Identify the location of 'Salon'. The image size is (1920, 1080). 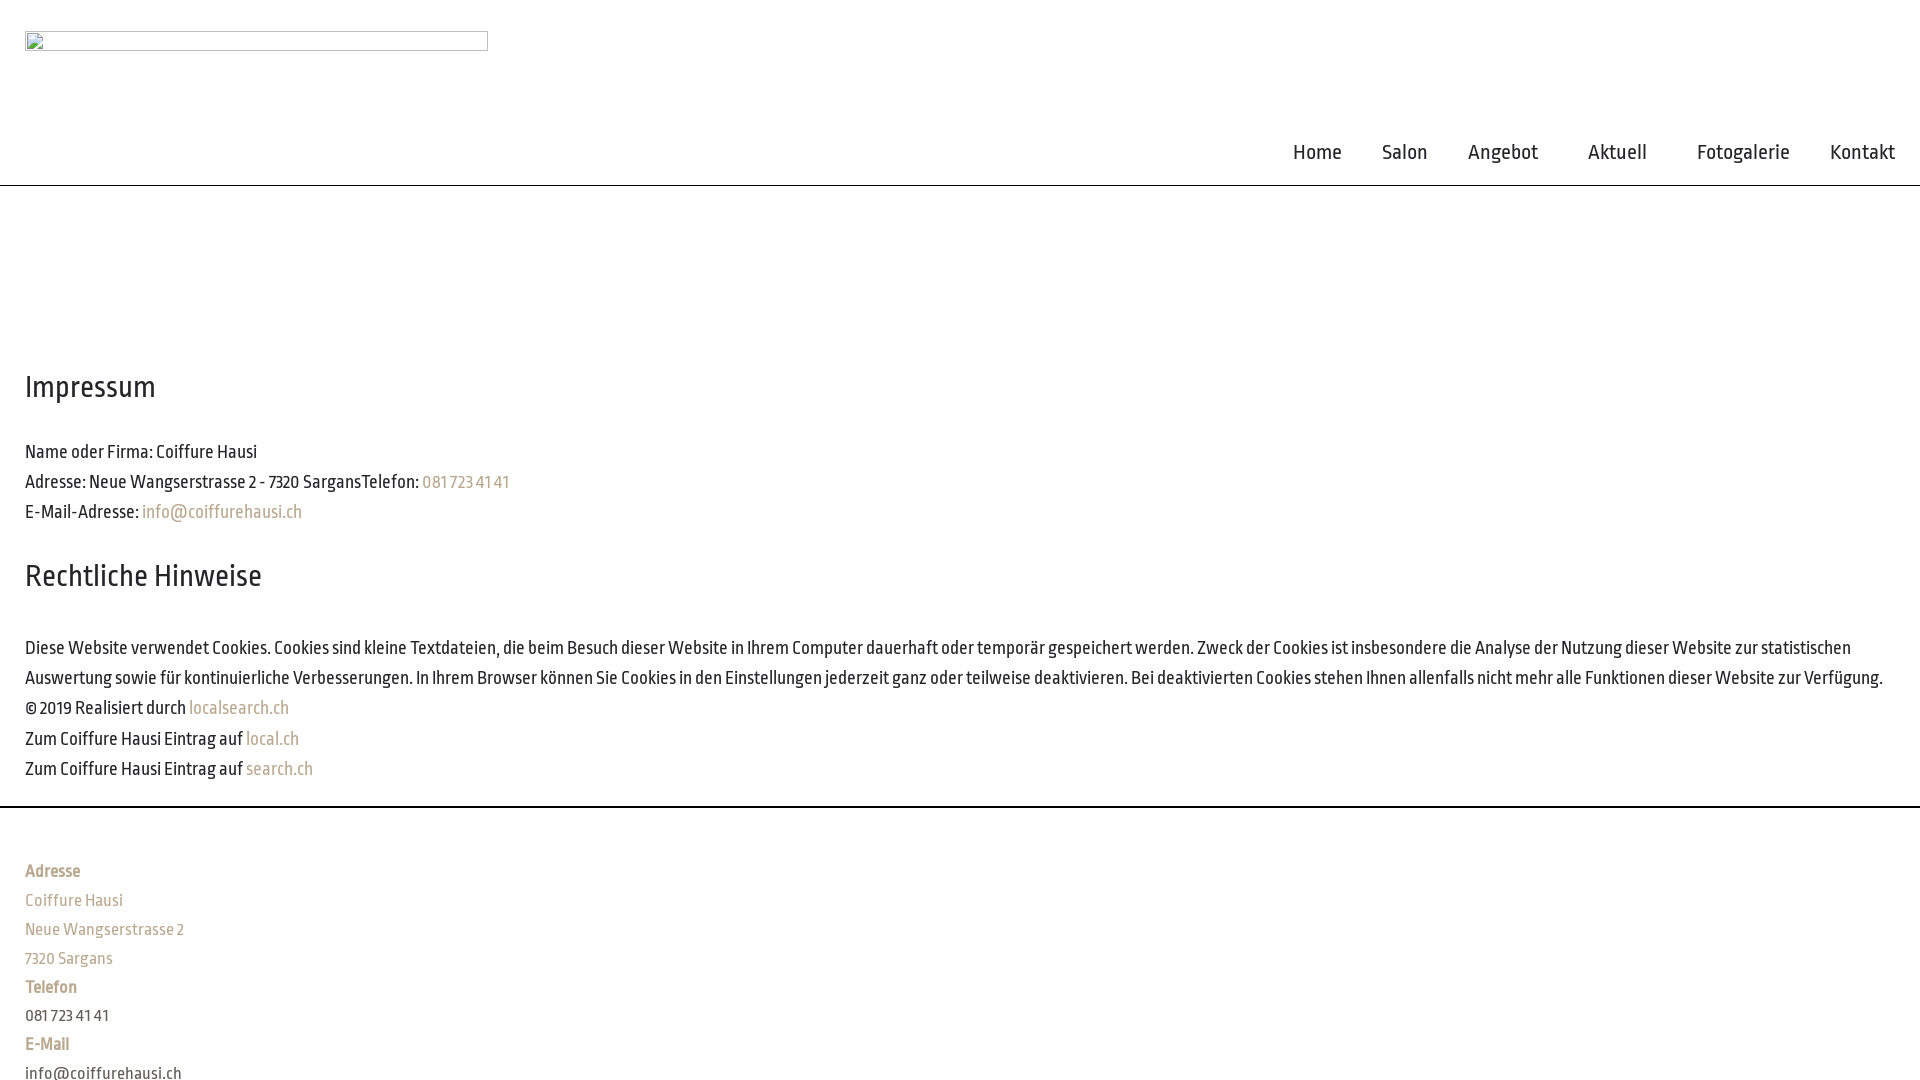
(1404, 156).